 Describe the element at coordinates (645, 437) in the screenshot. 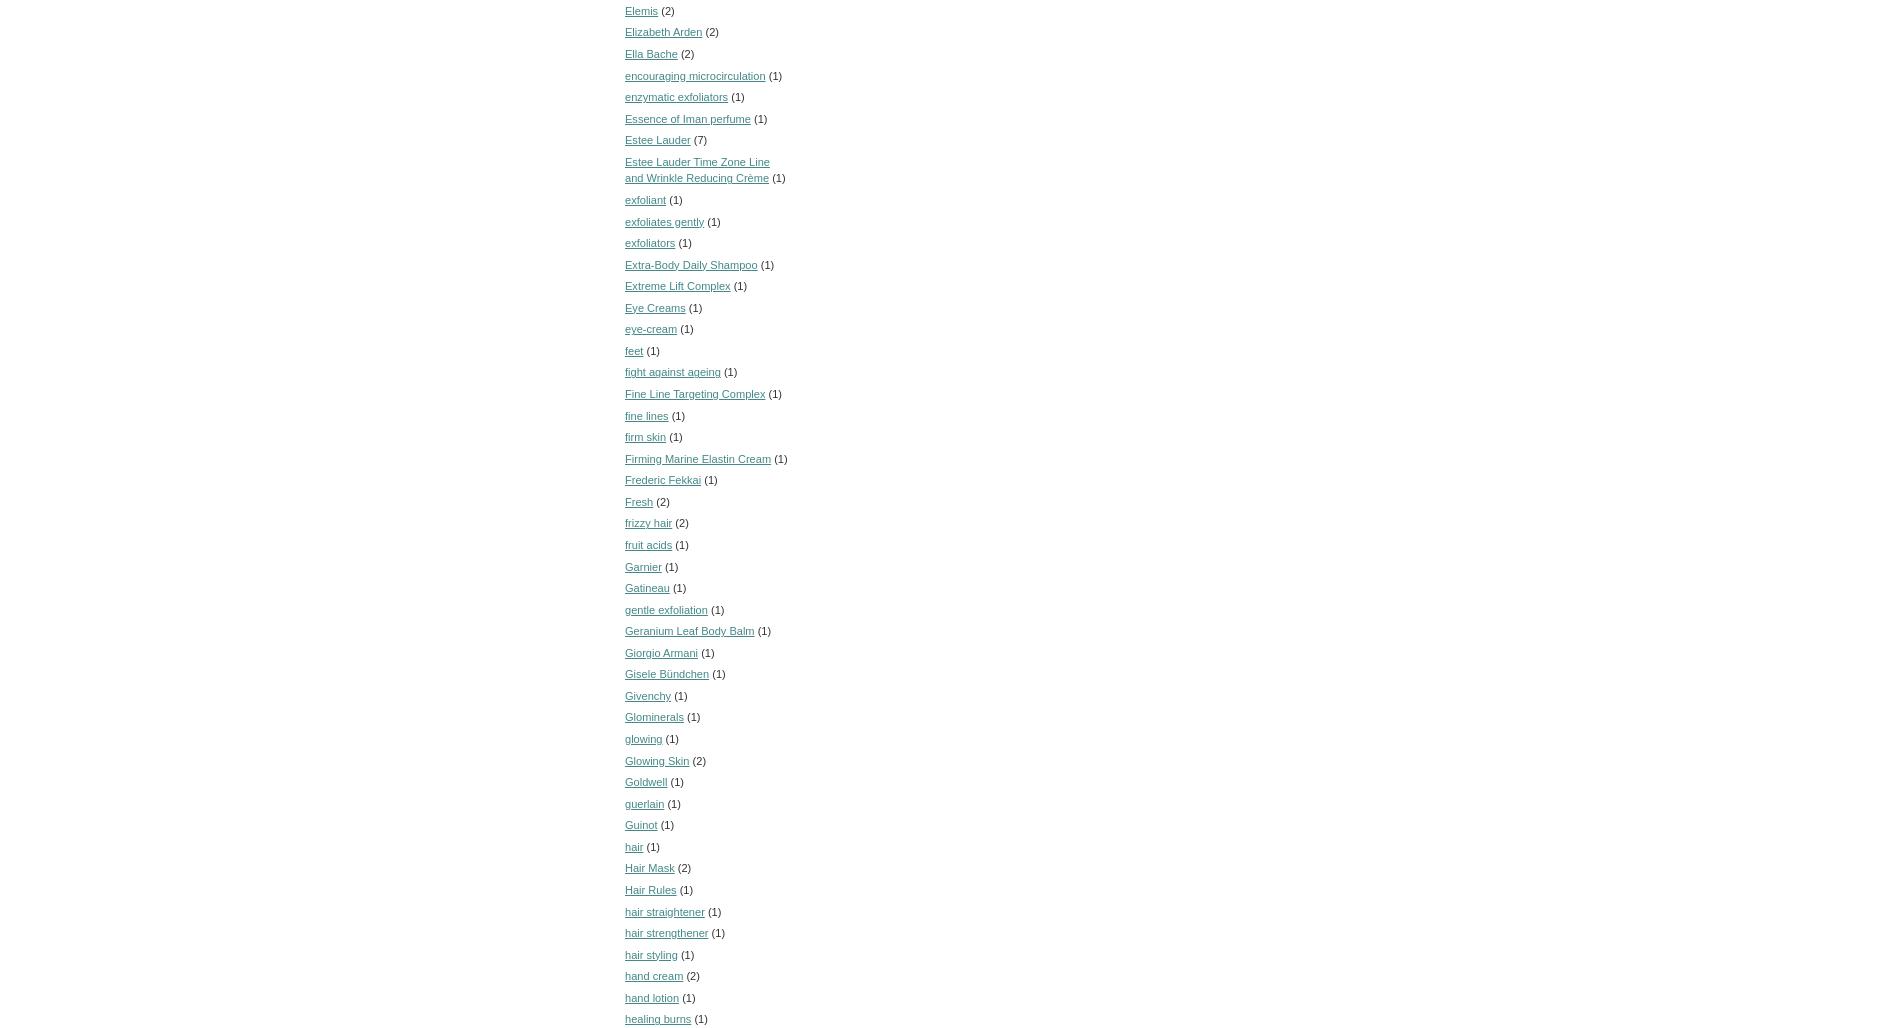

I see `'firm skin'` at that location.